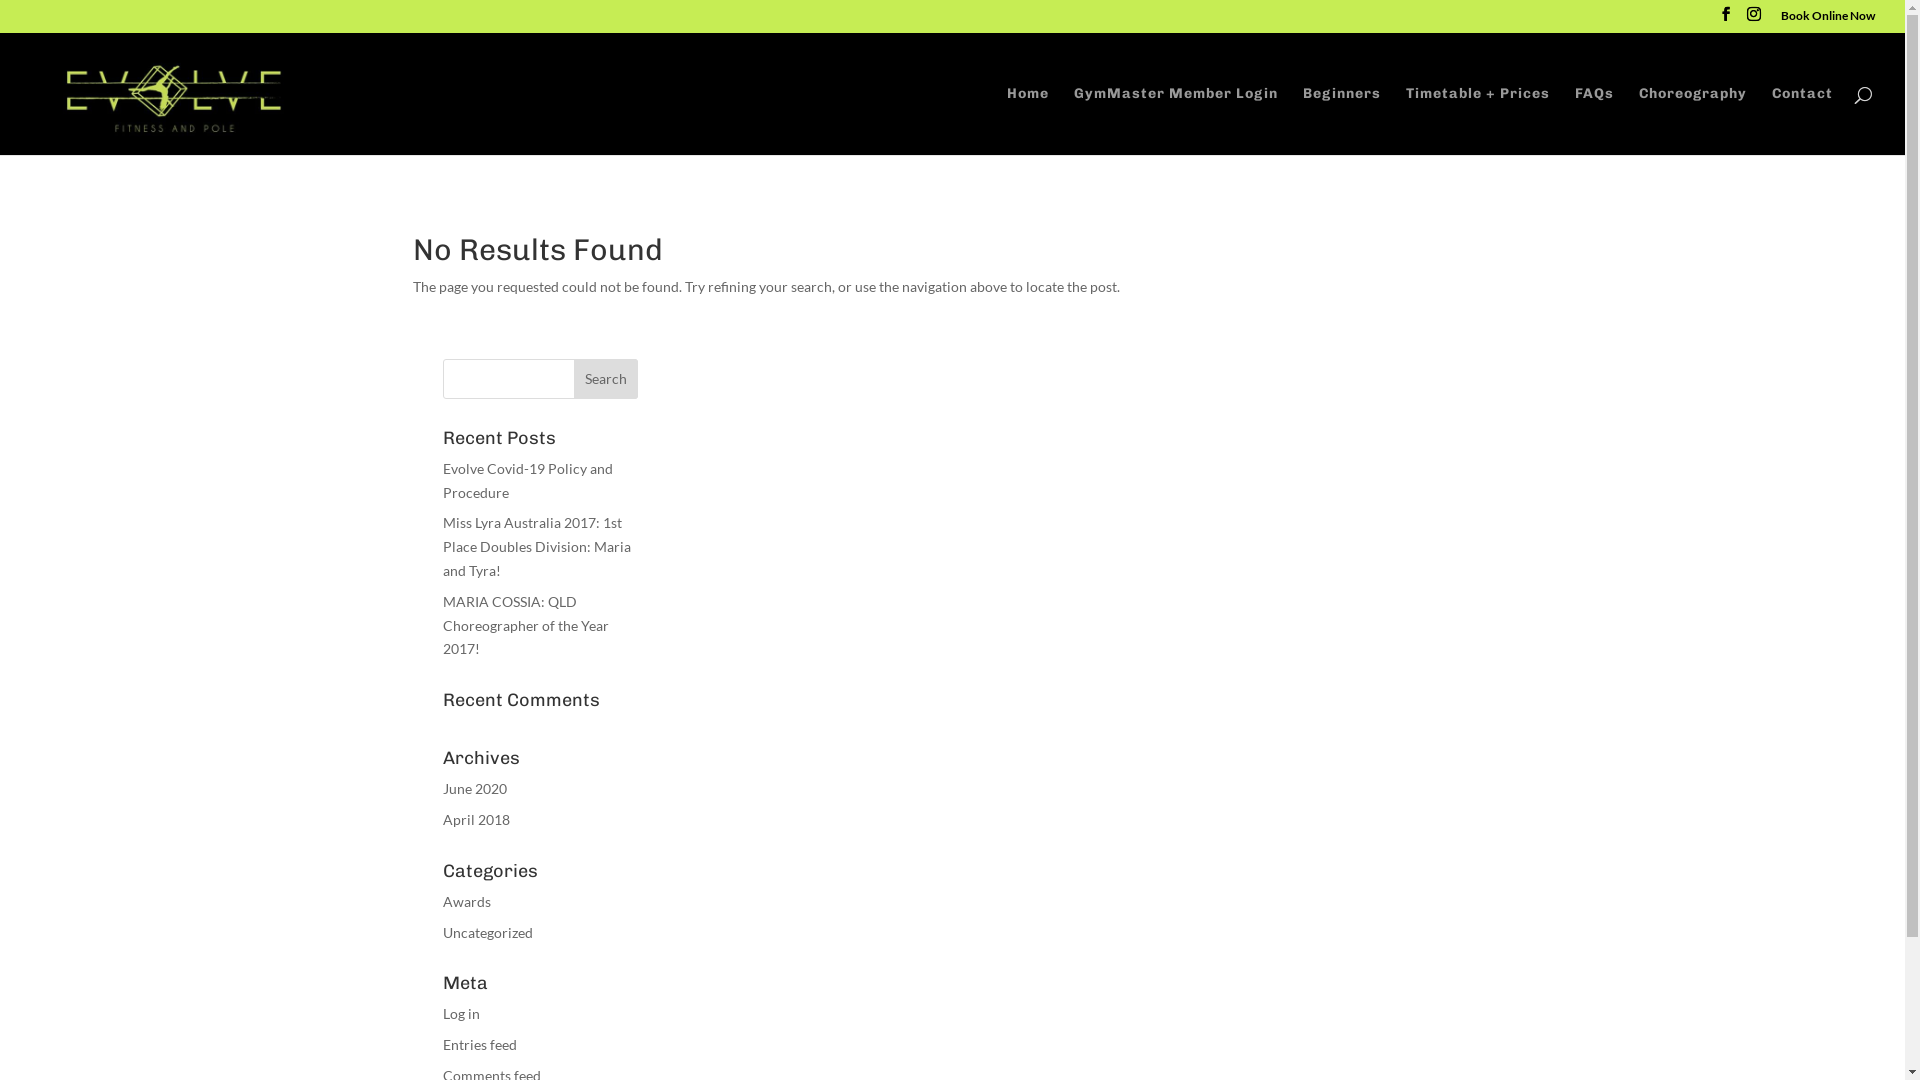 The image size is (1920, 1080). Describe the element at coordinates (473, 787) in the screenshot. I see `'June 2020'` at that location.